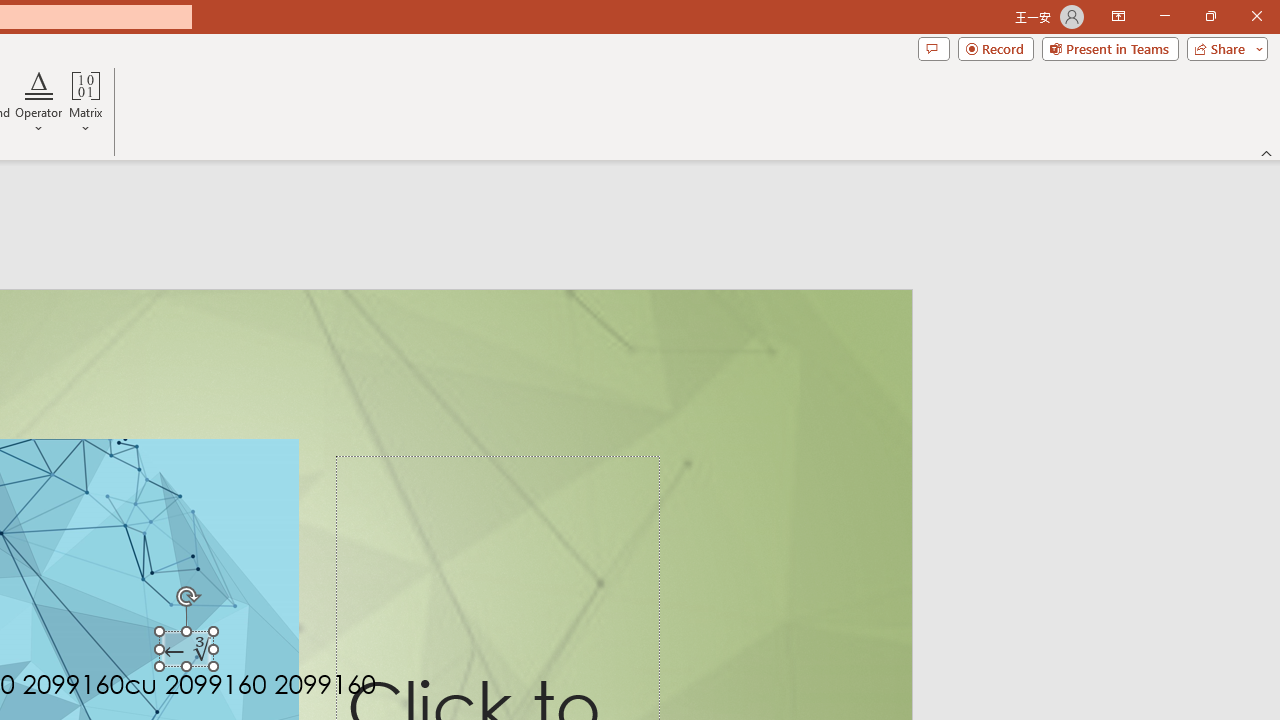 This screenshot has width=1280, height=720. Describe the element at coordinates (39, 103) in the screenshot. I see `'Operator'` at that location.